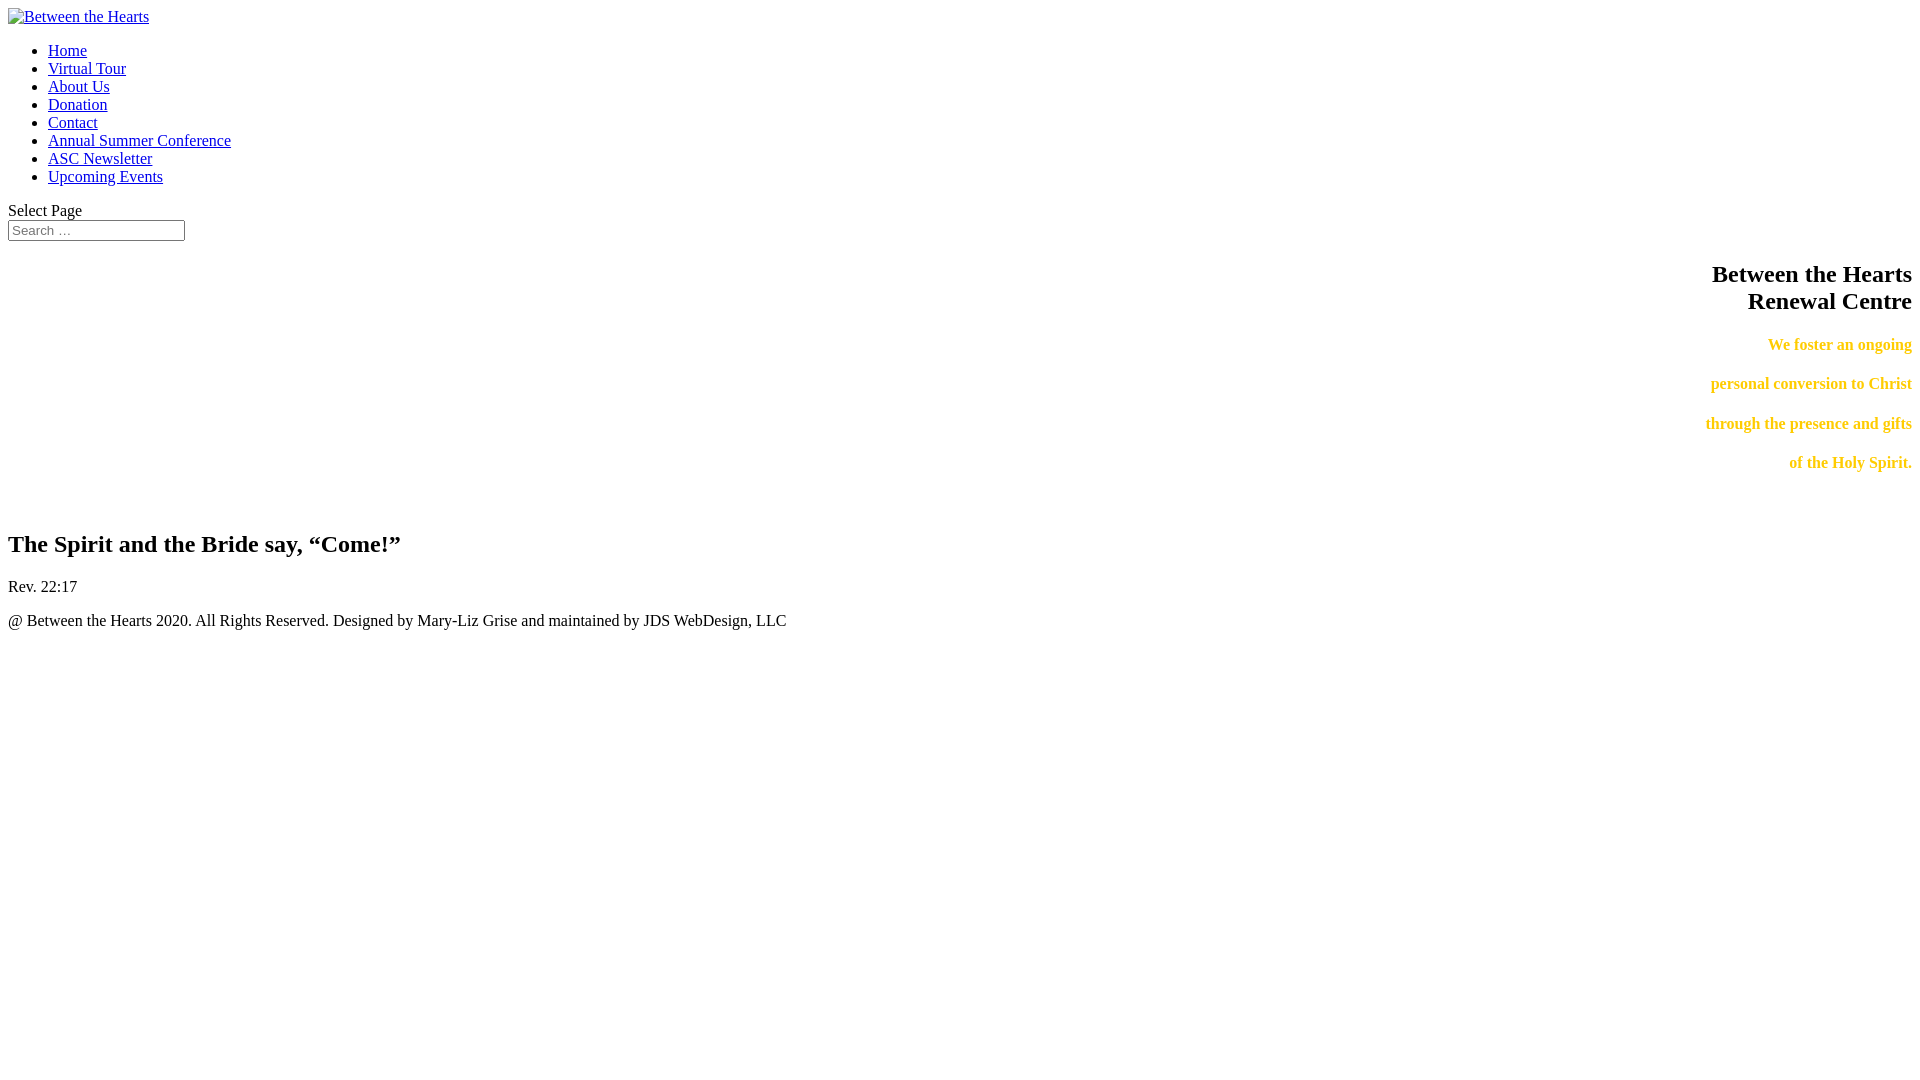 This screenshot has width=1920, height=1080. Describe the element at coordinates (104, 175) in the screenshot. I see `'Upcoming Events'` at that location.